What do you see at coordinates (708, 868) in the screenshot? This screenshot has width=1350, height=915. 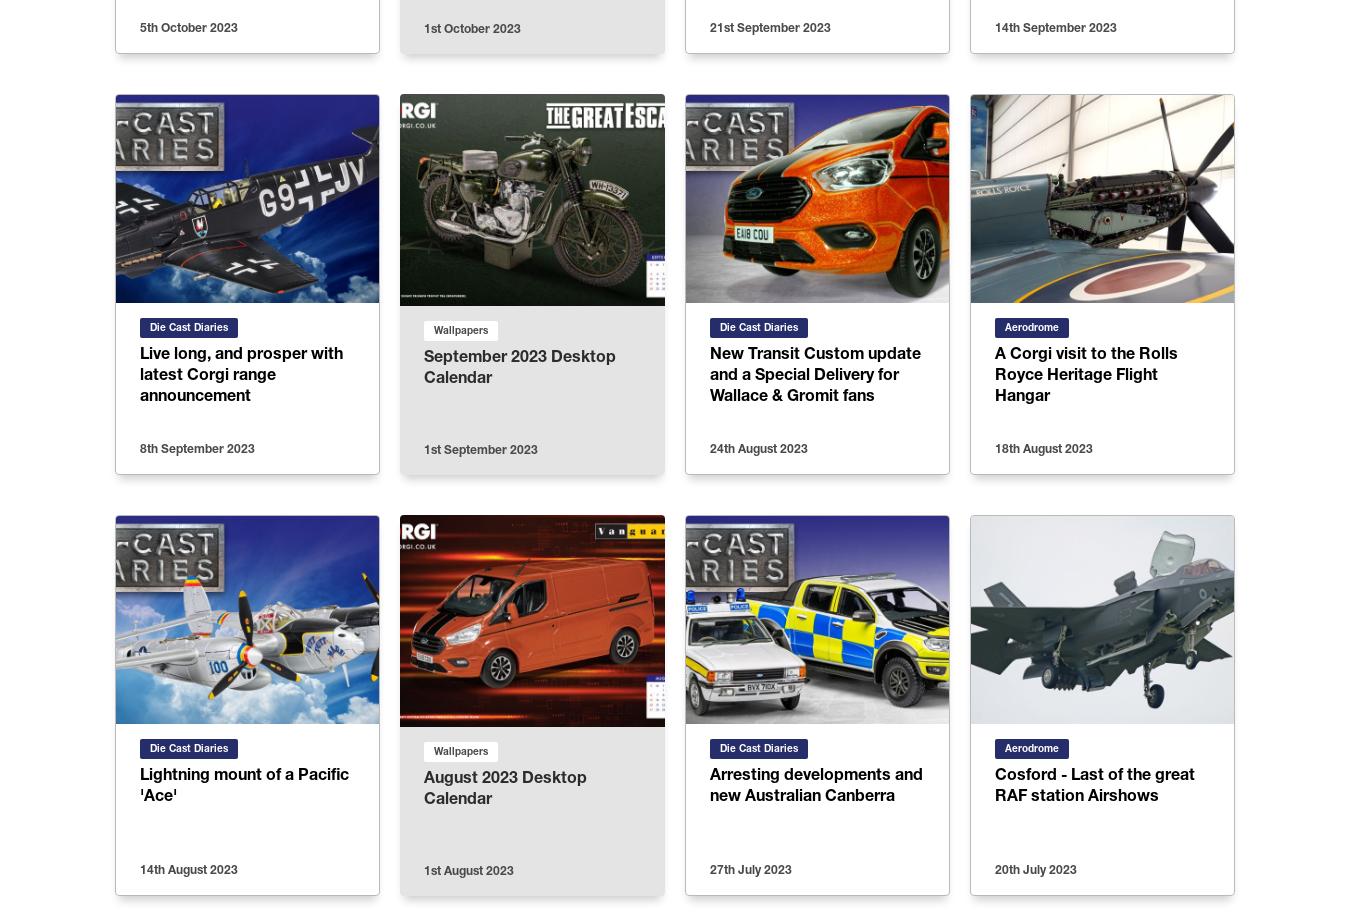 I see `'27th July 2023'` at bounding box center [708, 868].